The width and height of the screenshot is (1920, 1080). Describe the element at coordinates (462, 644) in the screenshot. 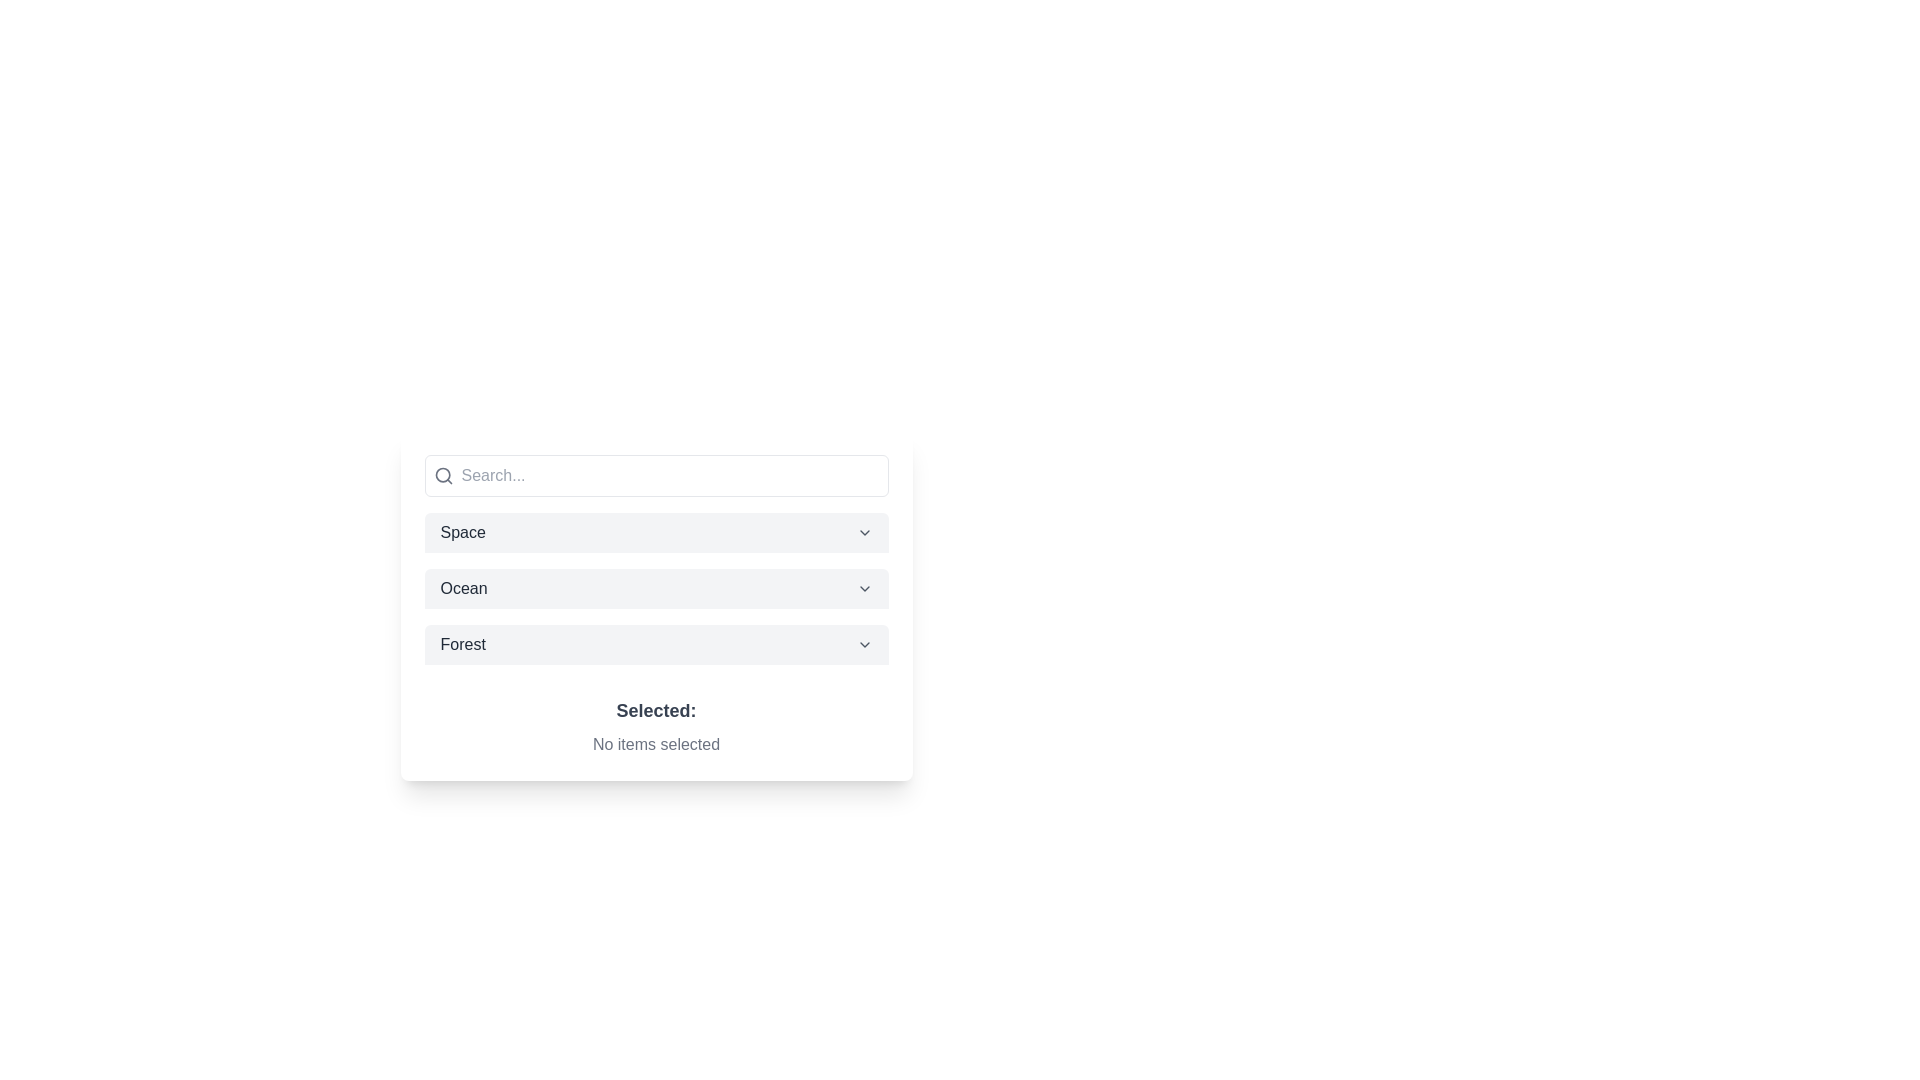

I see `the static text label that indicates a selectable category in the dropdown menu, located to the left of the downward-pointing chevron icon` at that location.